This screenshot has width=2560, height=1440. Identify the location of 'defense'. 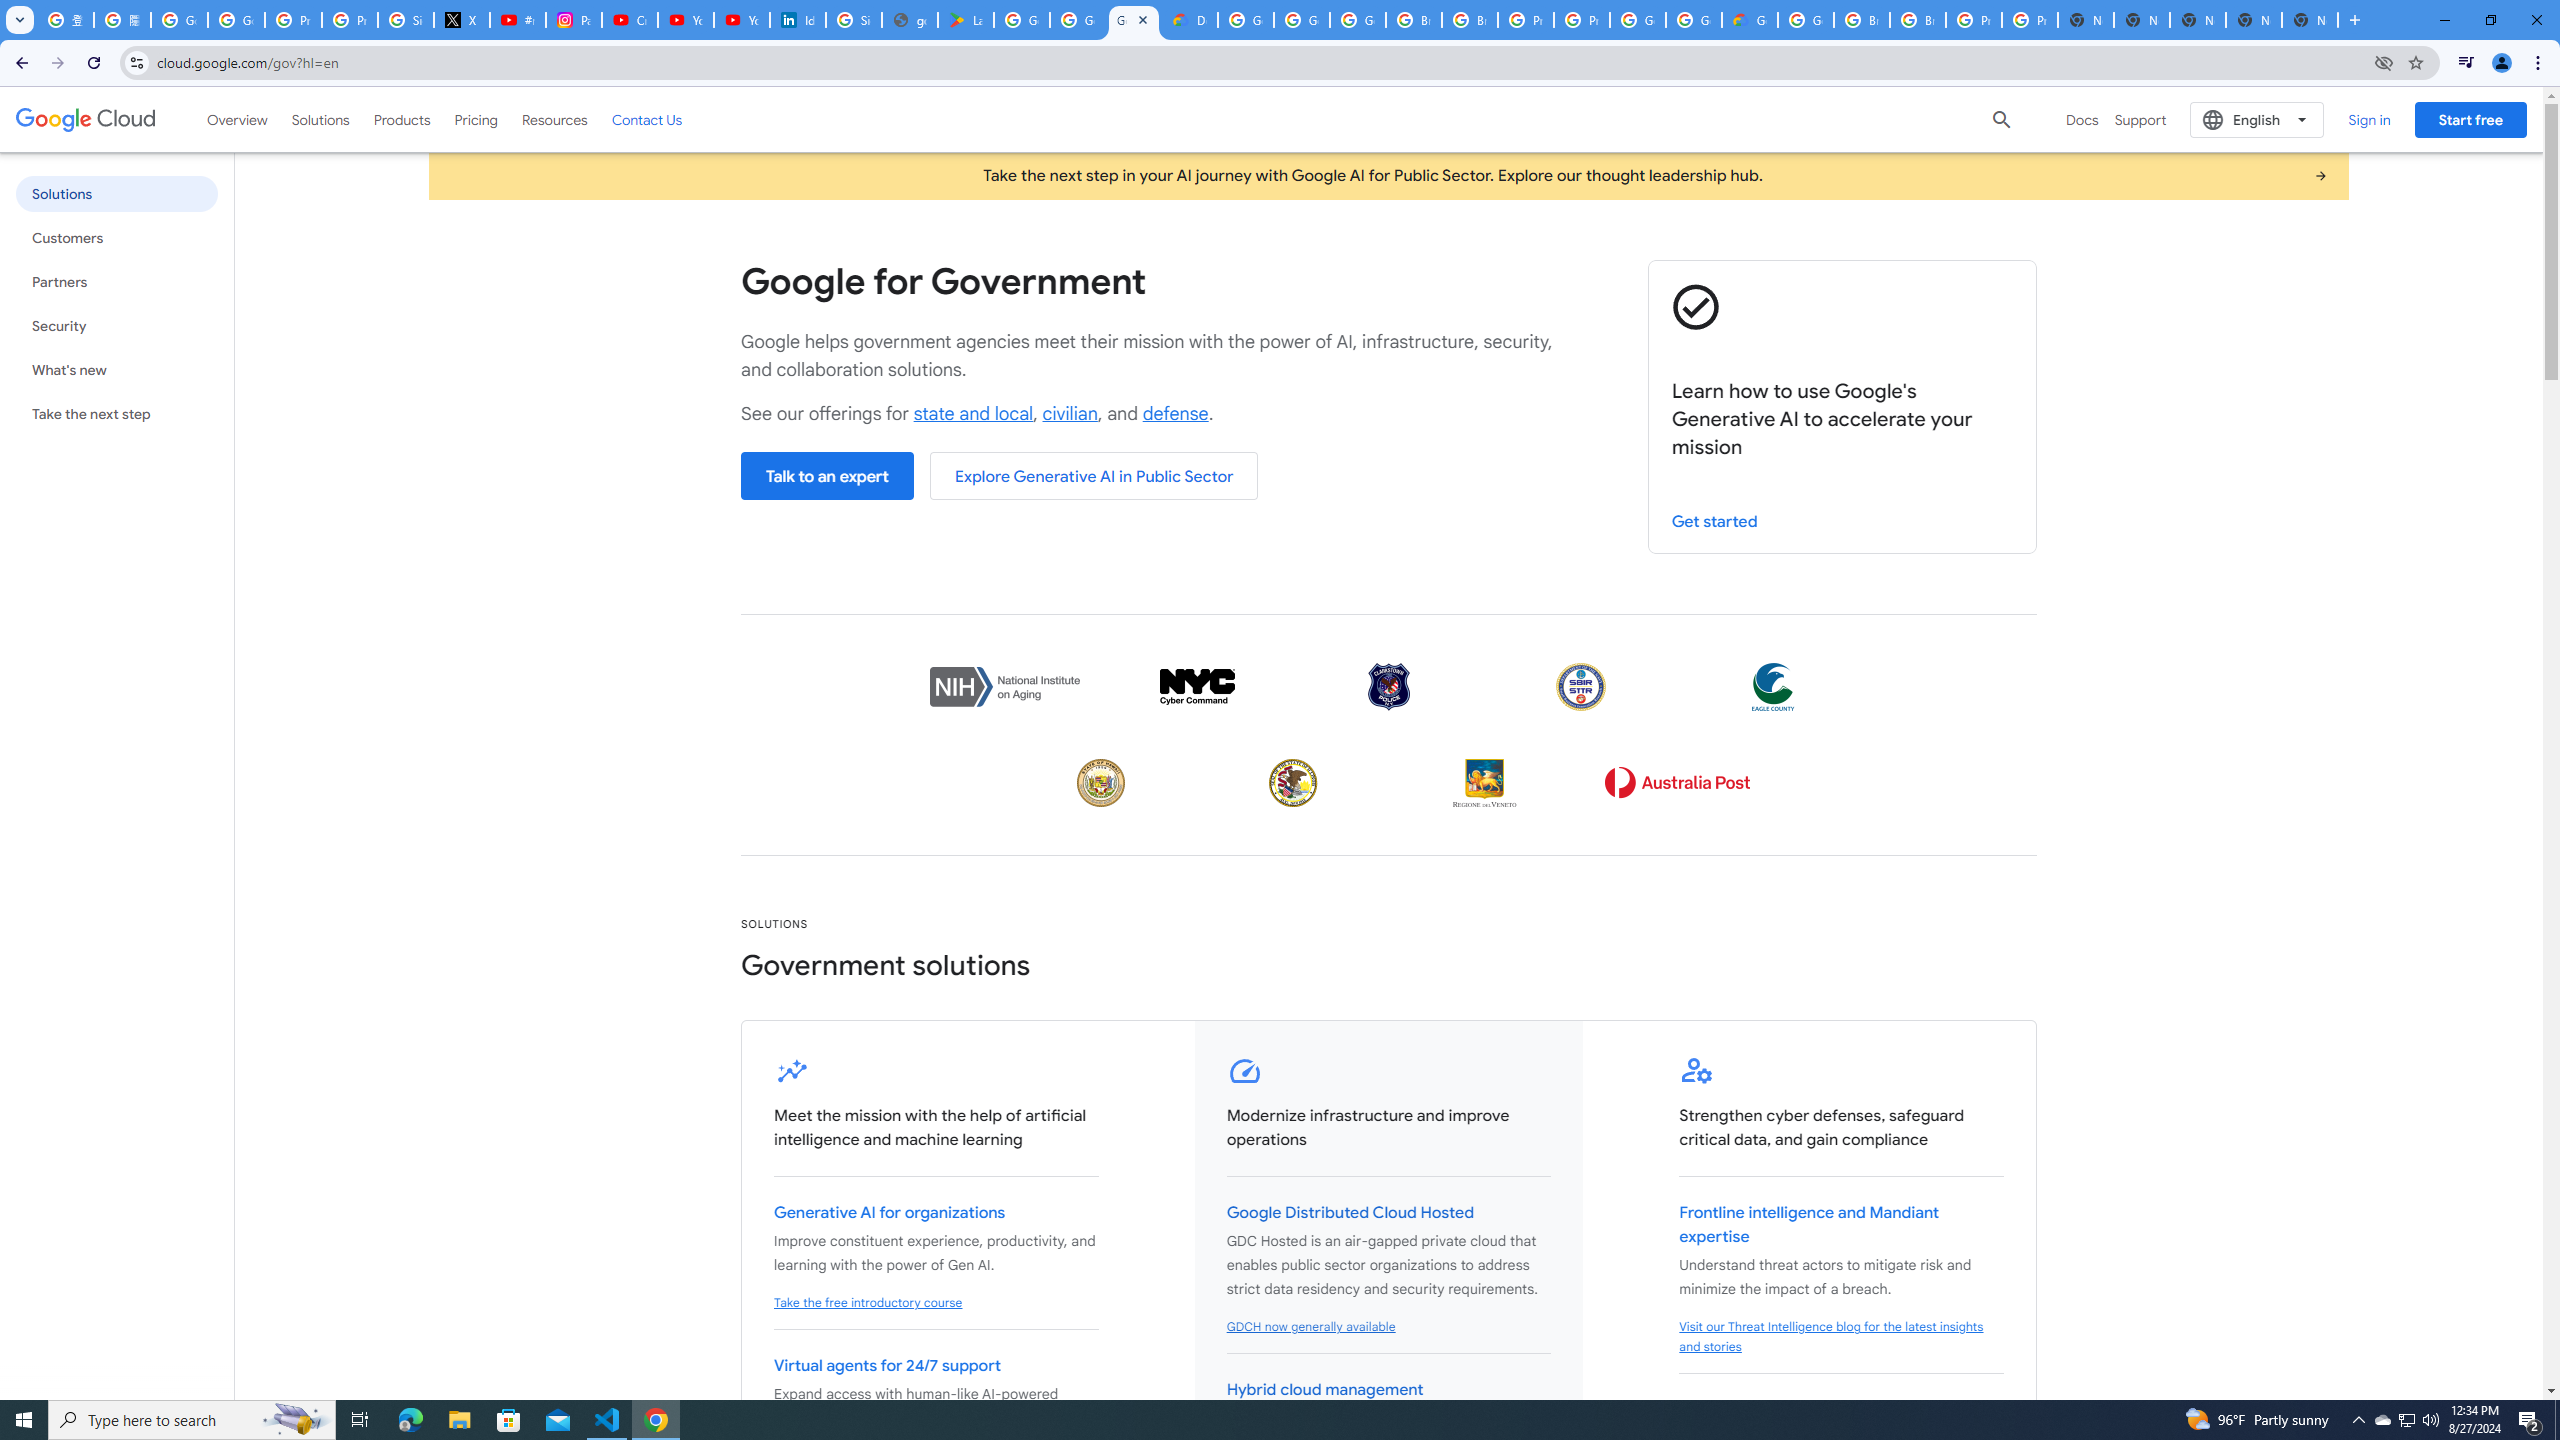
(1174, 413).